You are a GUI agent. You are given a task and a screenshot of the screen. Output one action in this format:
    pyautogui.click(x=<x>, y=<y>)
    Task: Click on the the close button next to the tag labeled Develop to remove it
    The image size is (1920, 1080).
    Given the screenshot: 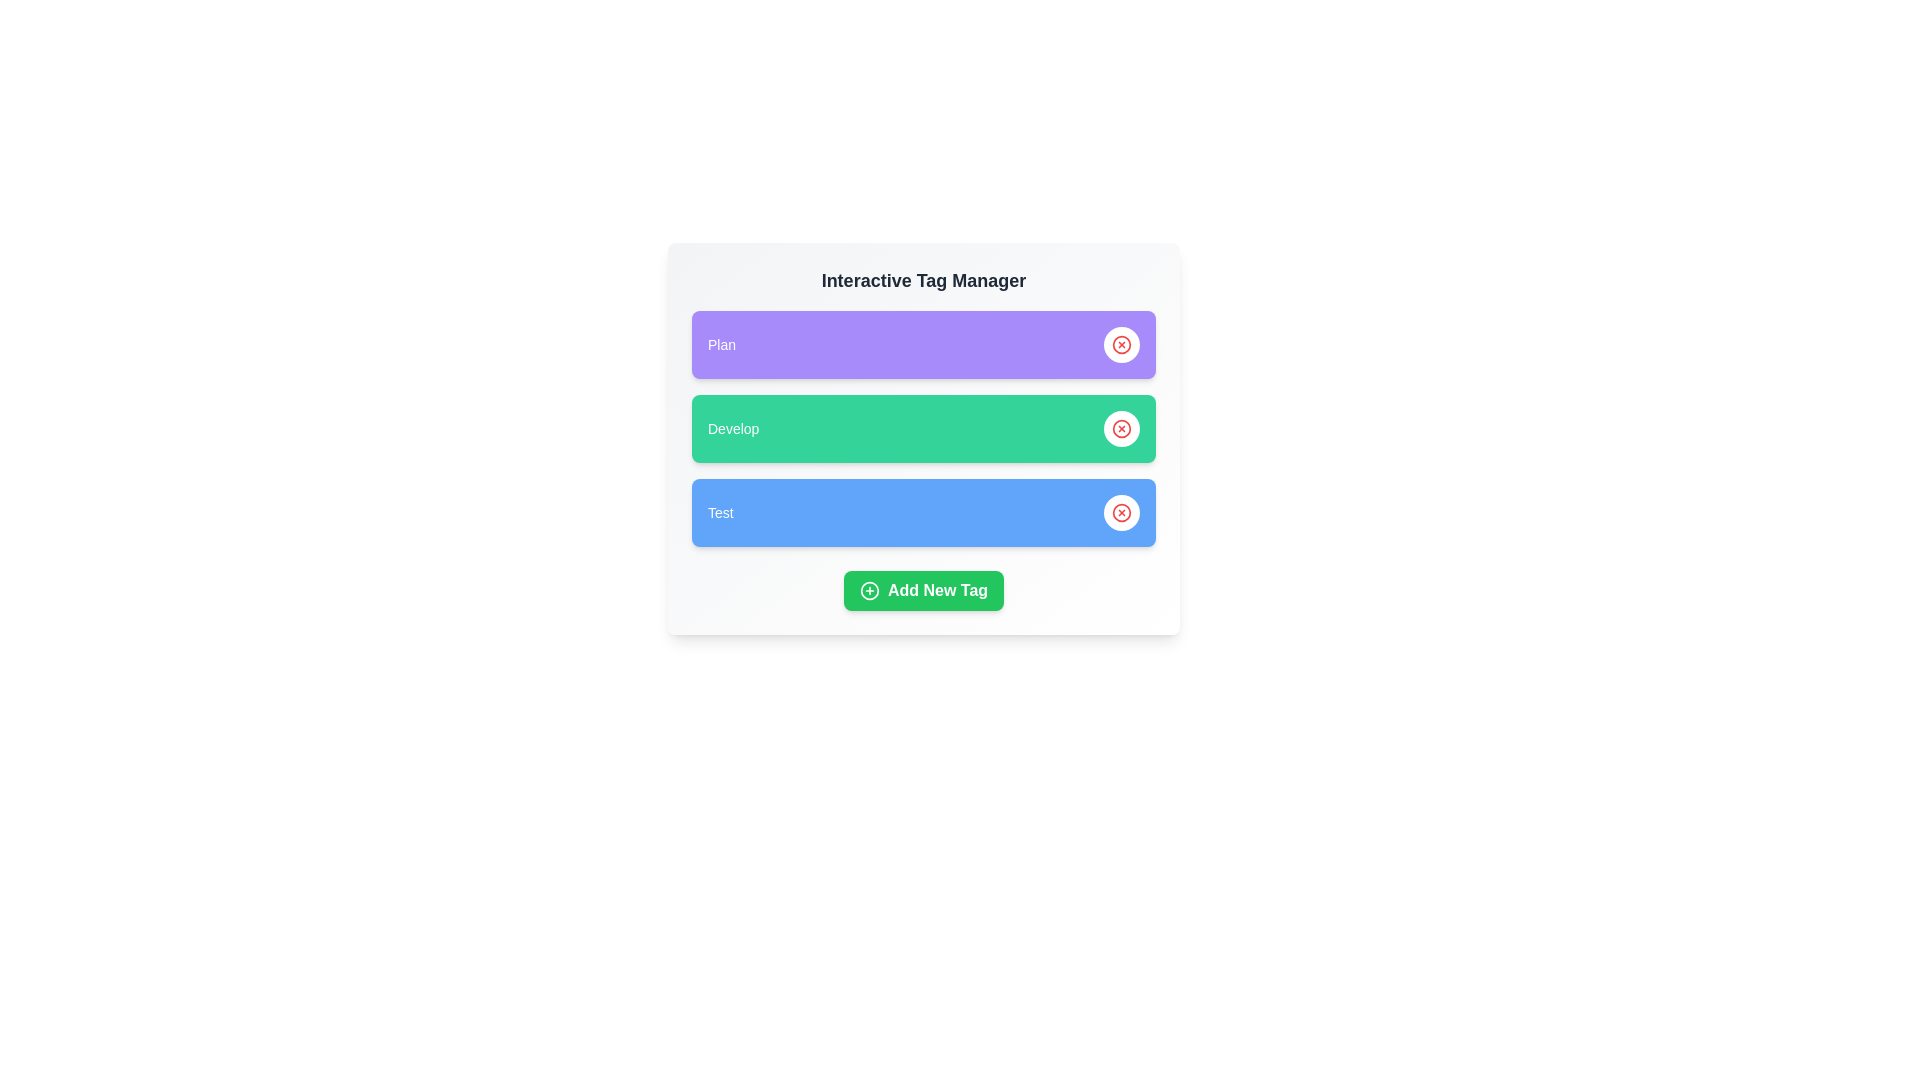 What is the action you would take?
    pyautogui.click(x=1122, y=427)
    